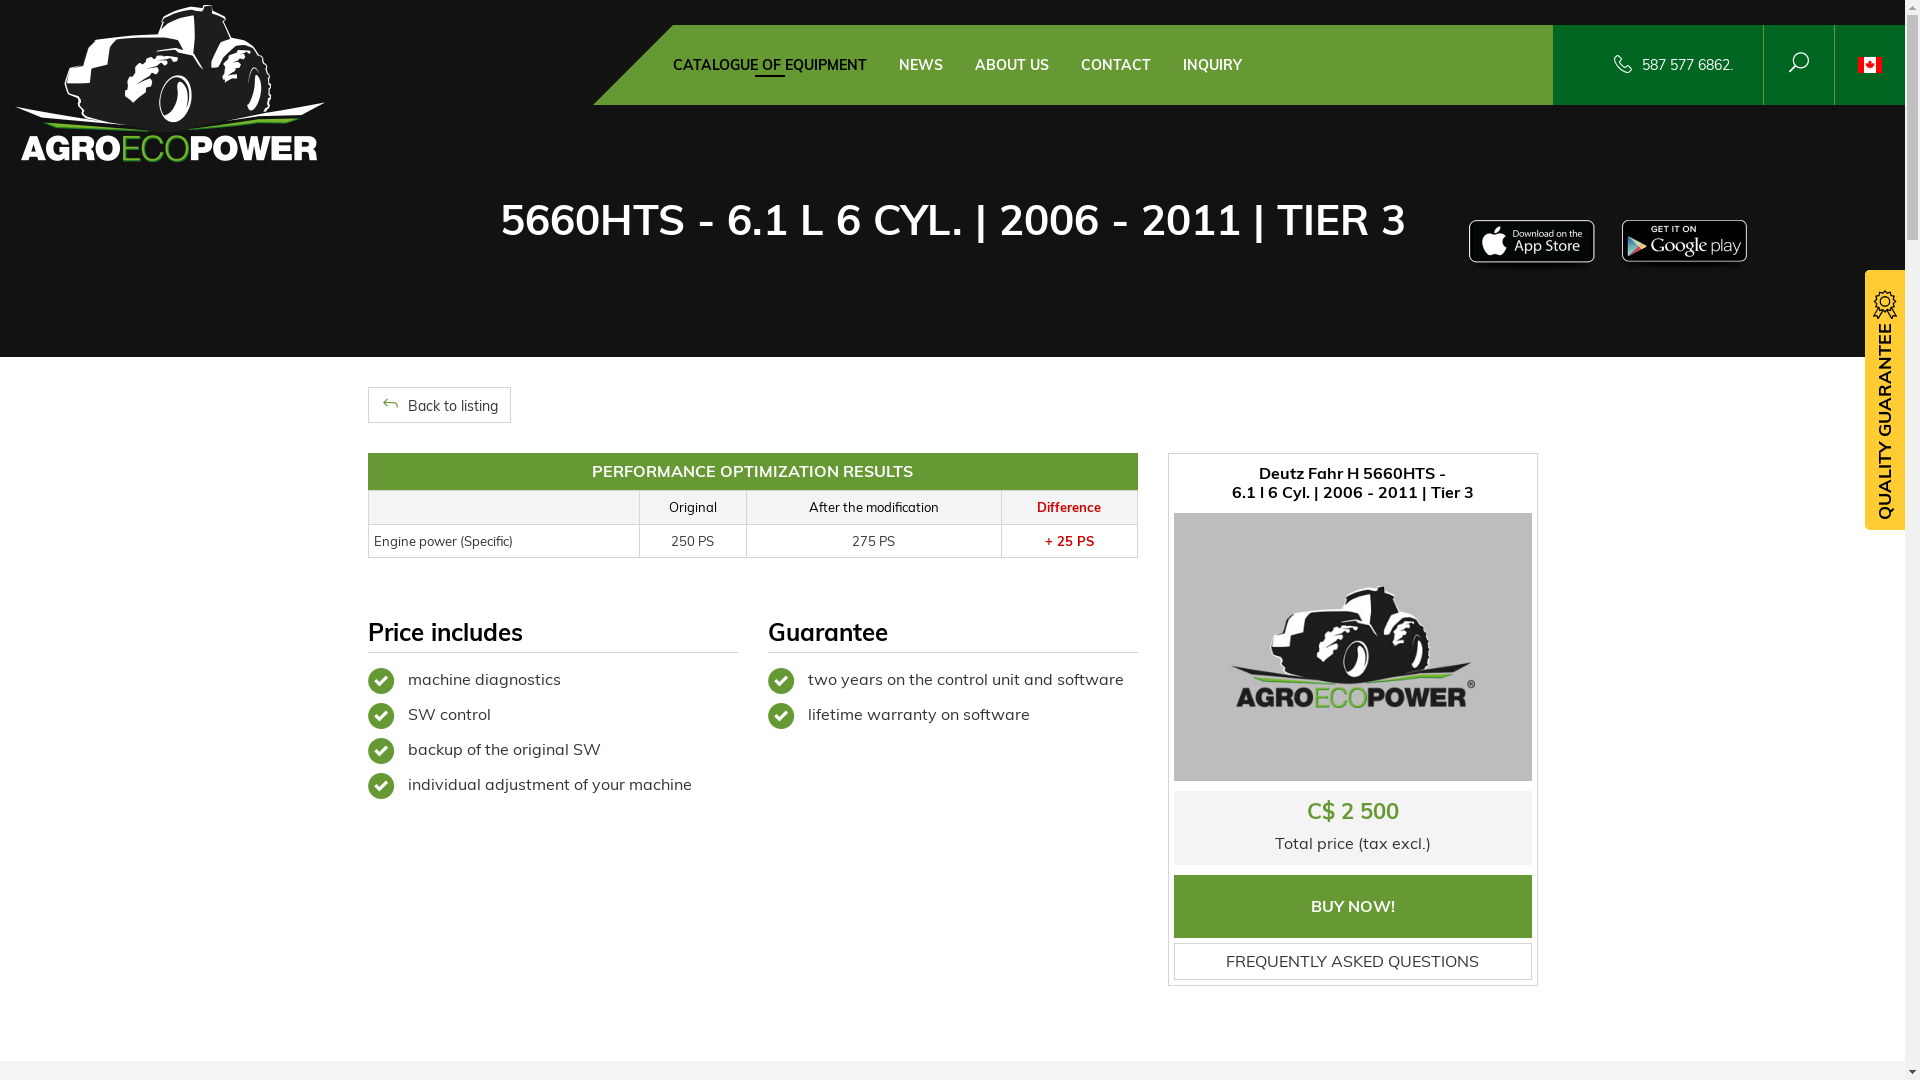 This screenshot has height=1080, width=1920. I want to click on '587 577 6862.', so click(1686, 64).